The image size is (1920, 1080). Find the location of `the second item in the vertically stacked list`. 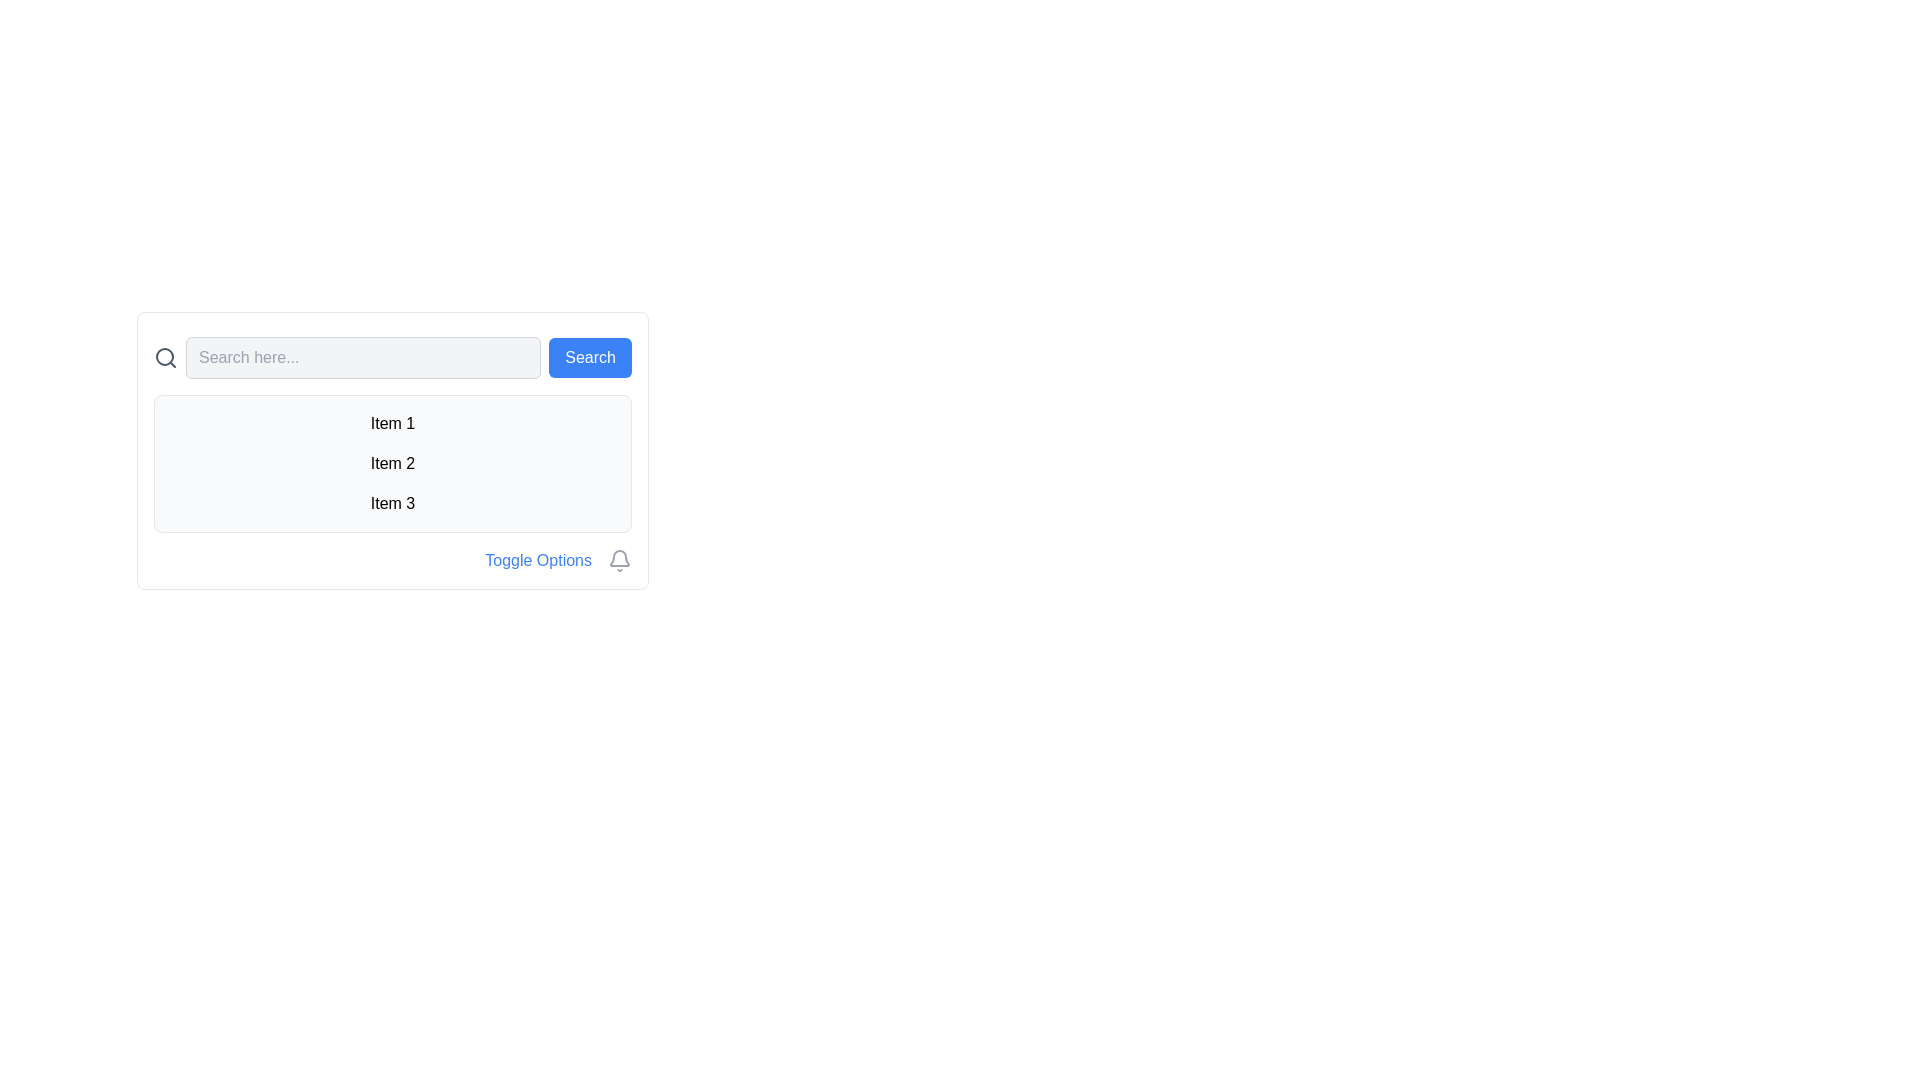

the second item in the vertically stacked list is located at coordinates (393, 463).